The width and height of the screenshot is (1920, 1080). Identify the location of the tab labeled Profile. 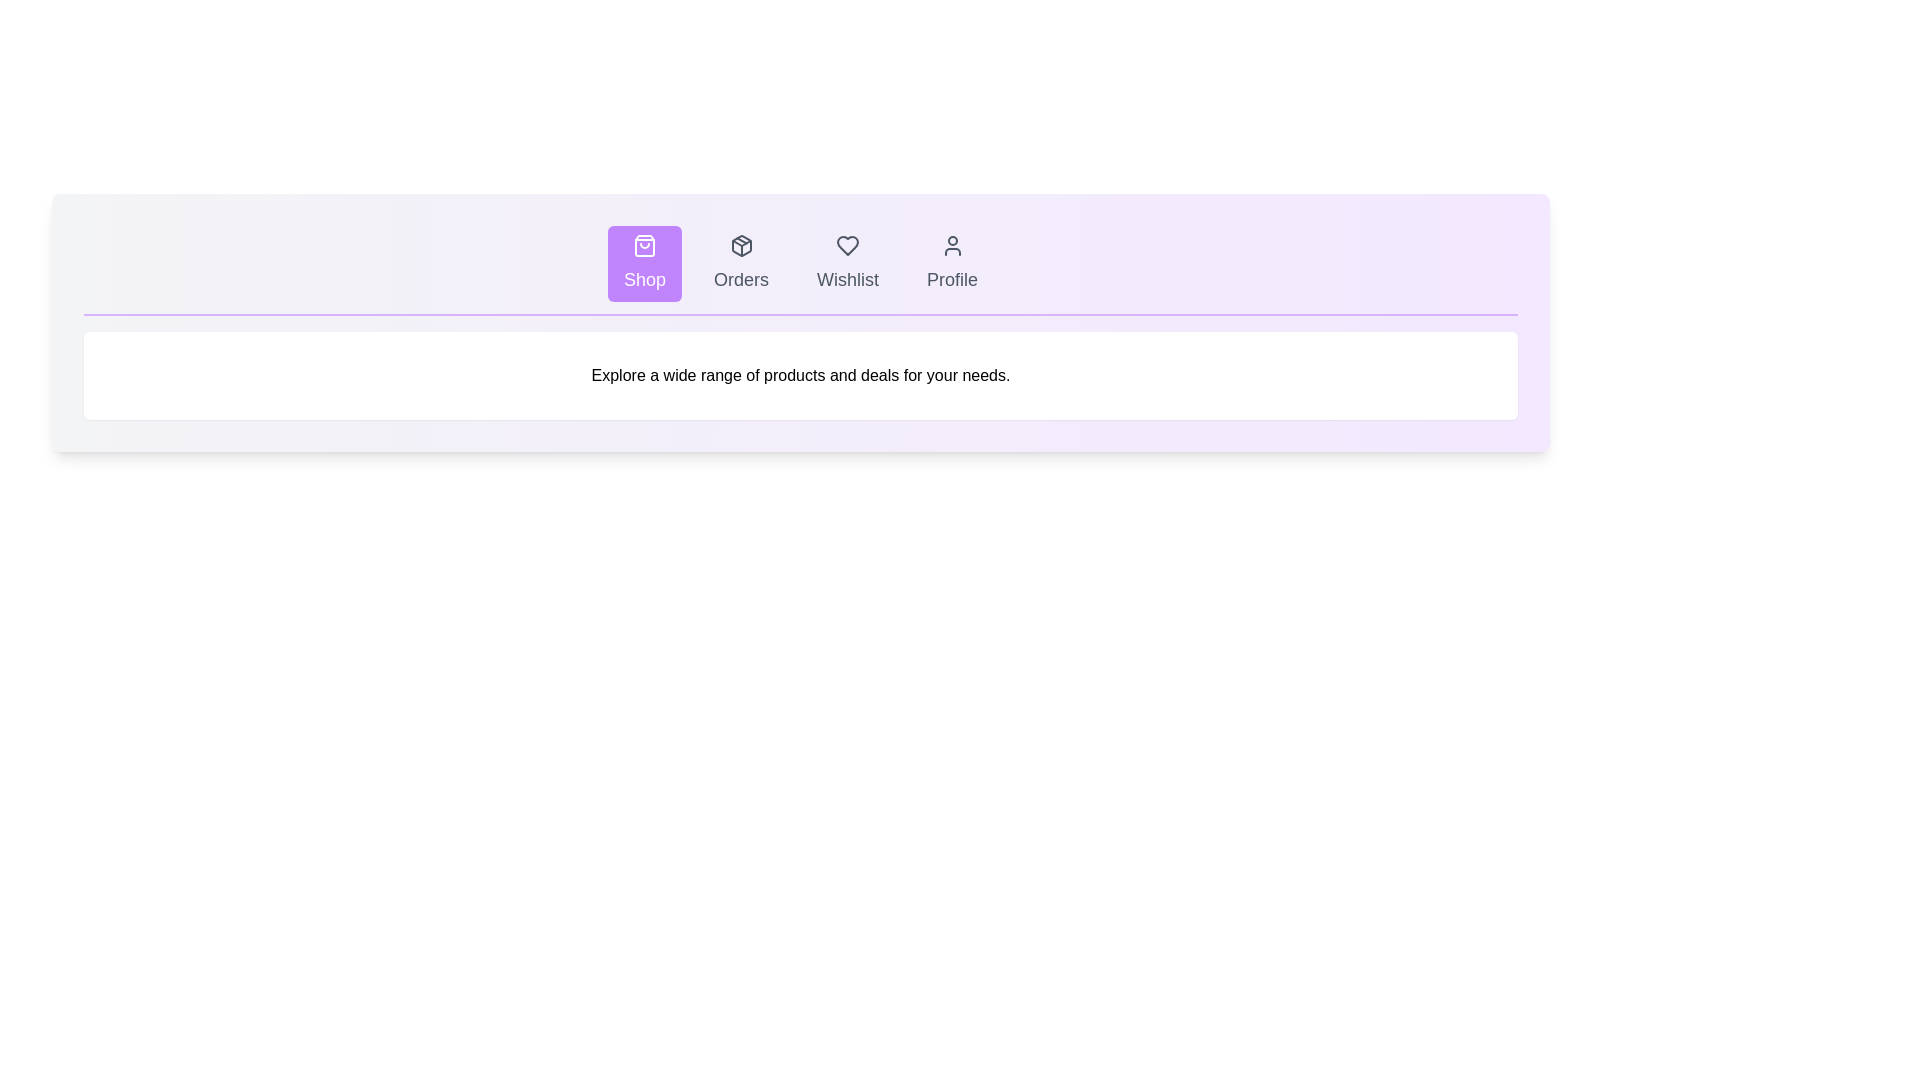
(951, 262).